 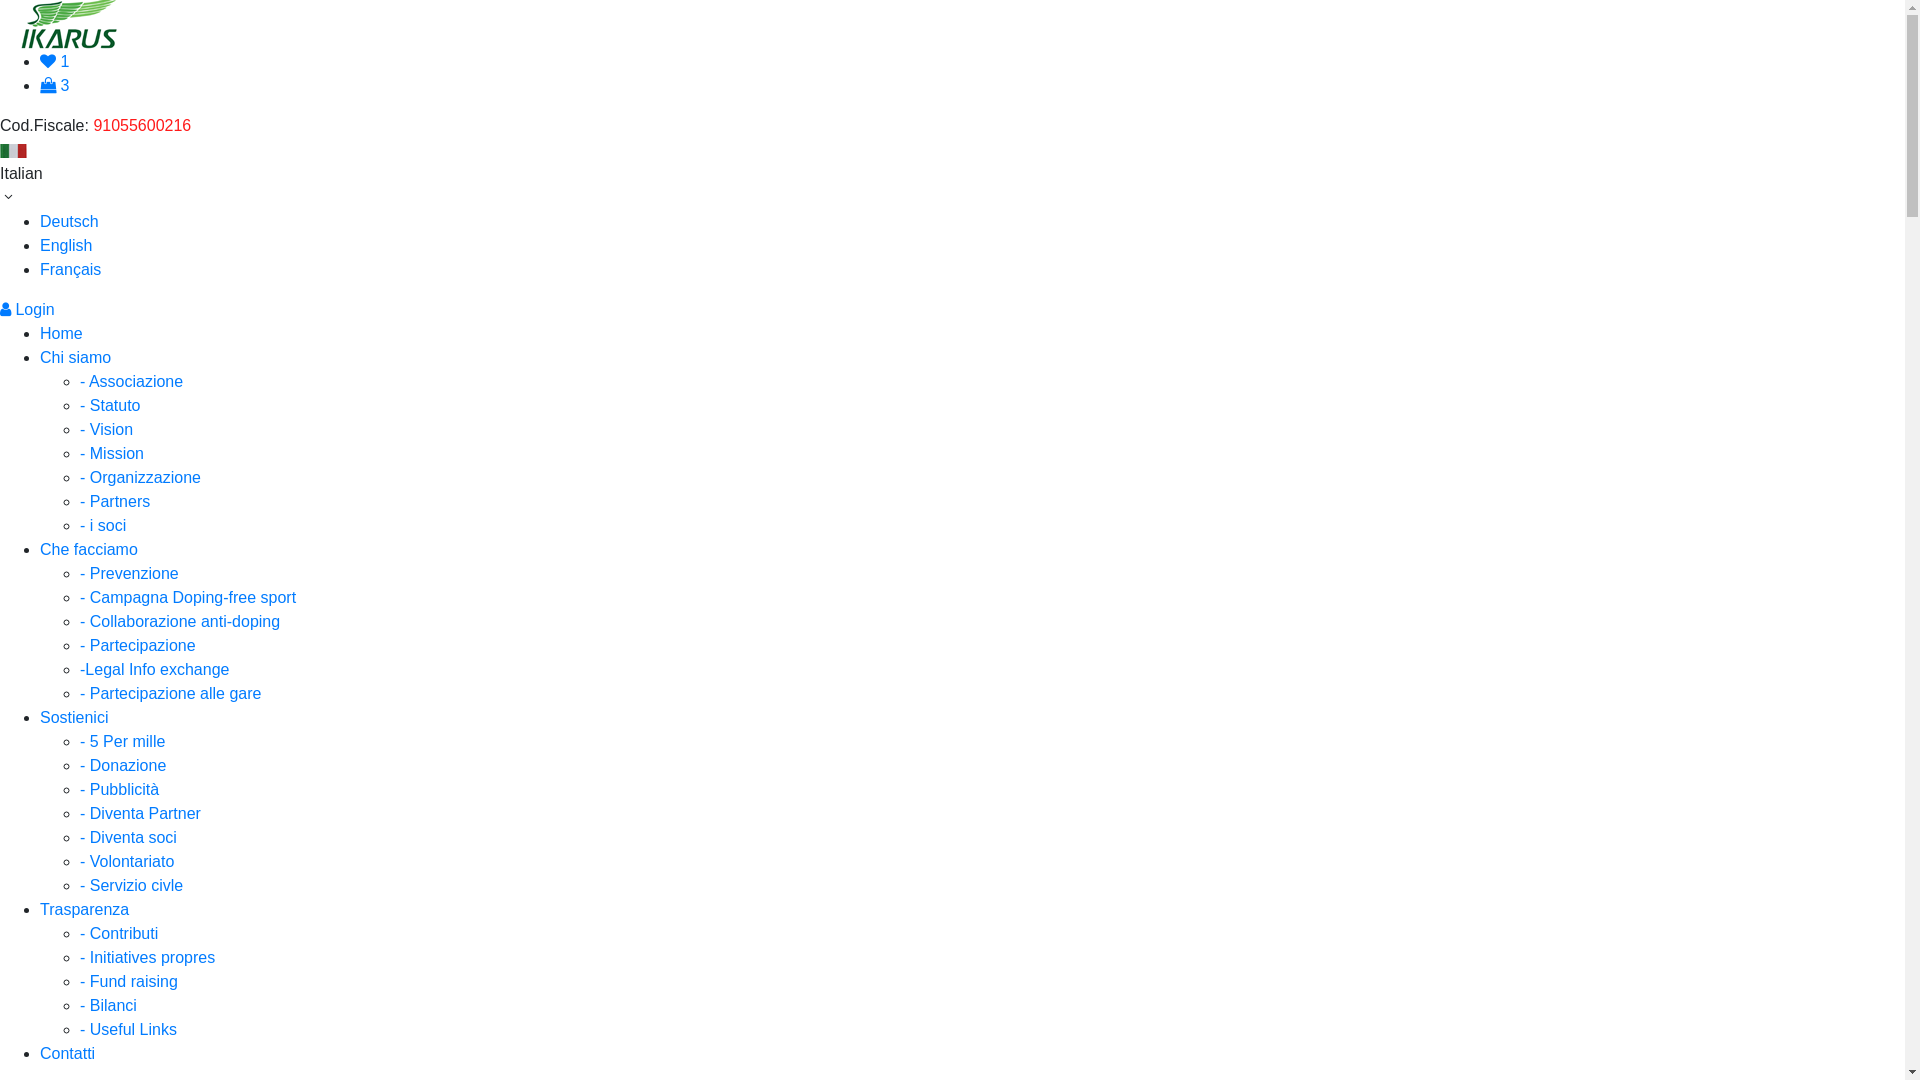 What do you see at coordinates (122, 765) in the screenshot?
I see `'- Donazione'` at bounding box center [122, 765].